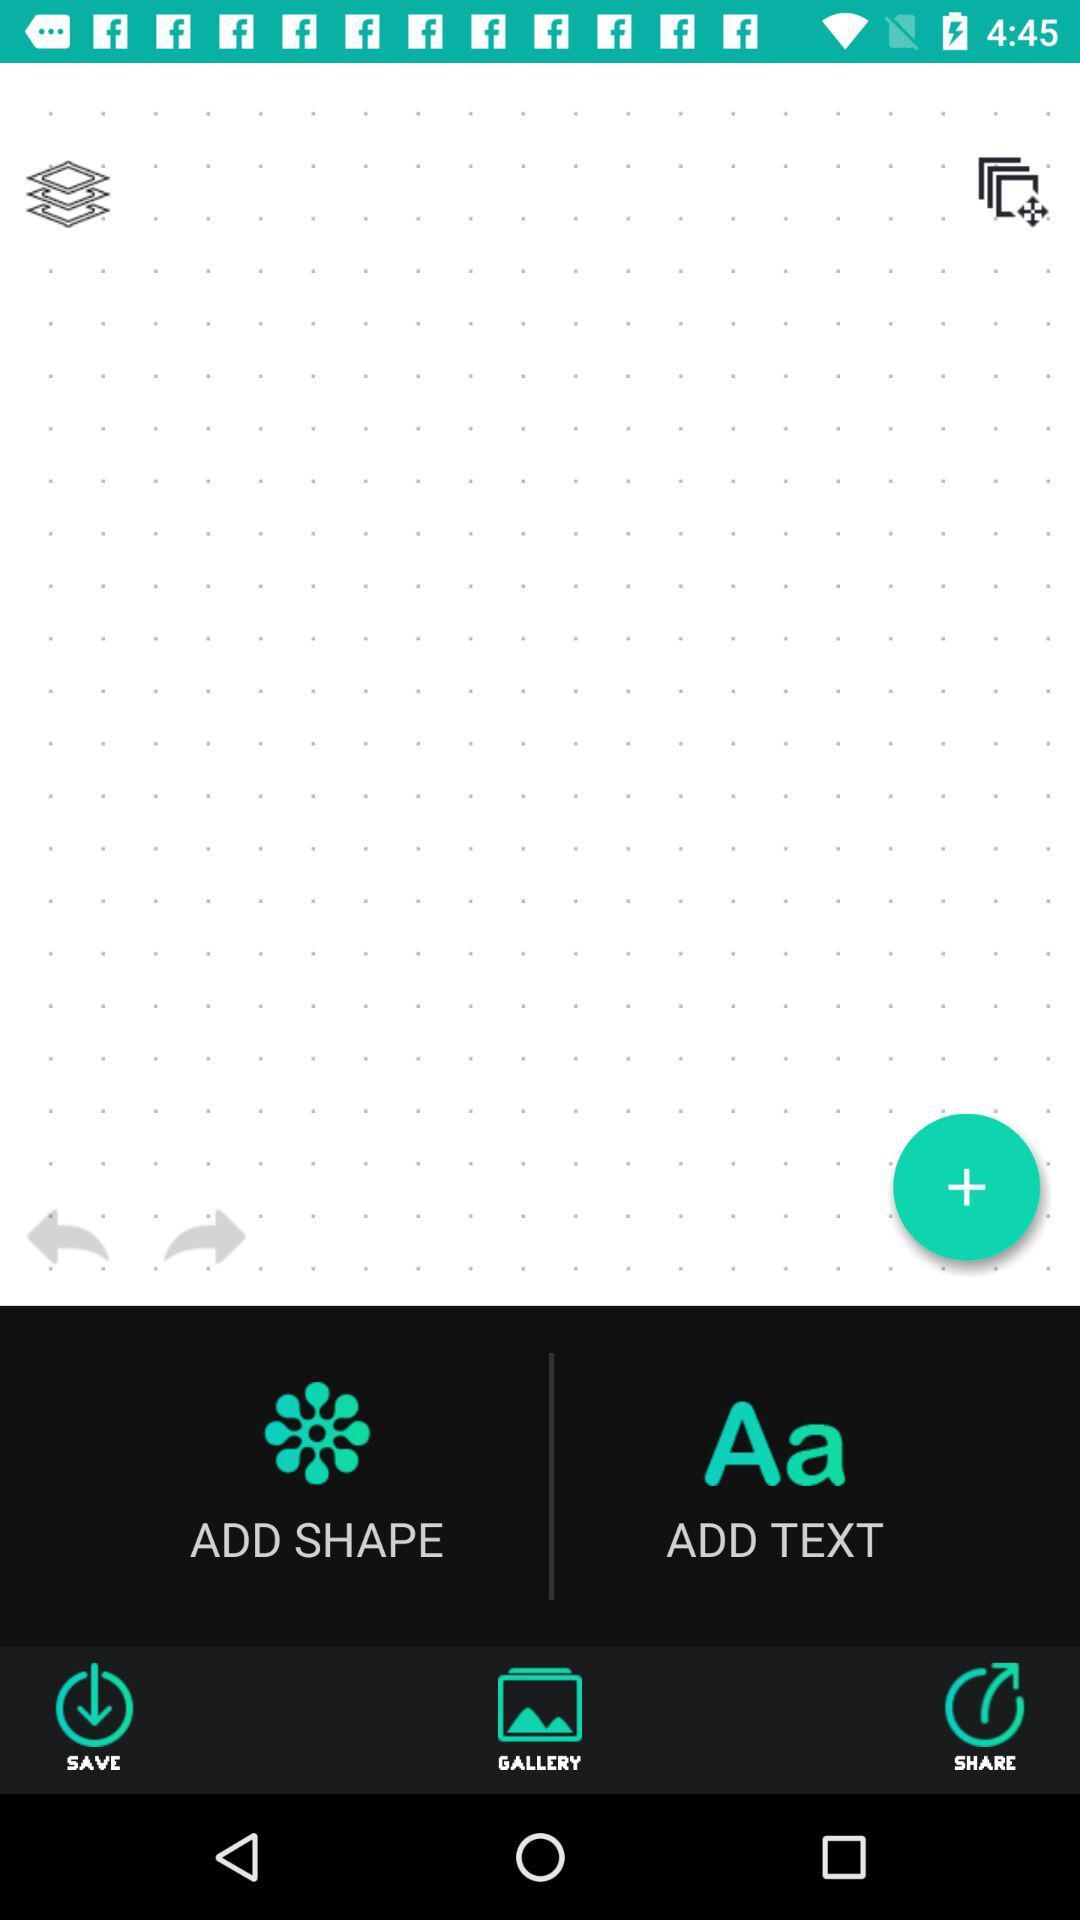 This screenshot has width=1080, height=1920. I want to click on icon at the top left corner, so click(67, 194).